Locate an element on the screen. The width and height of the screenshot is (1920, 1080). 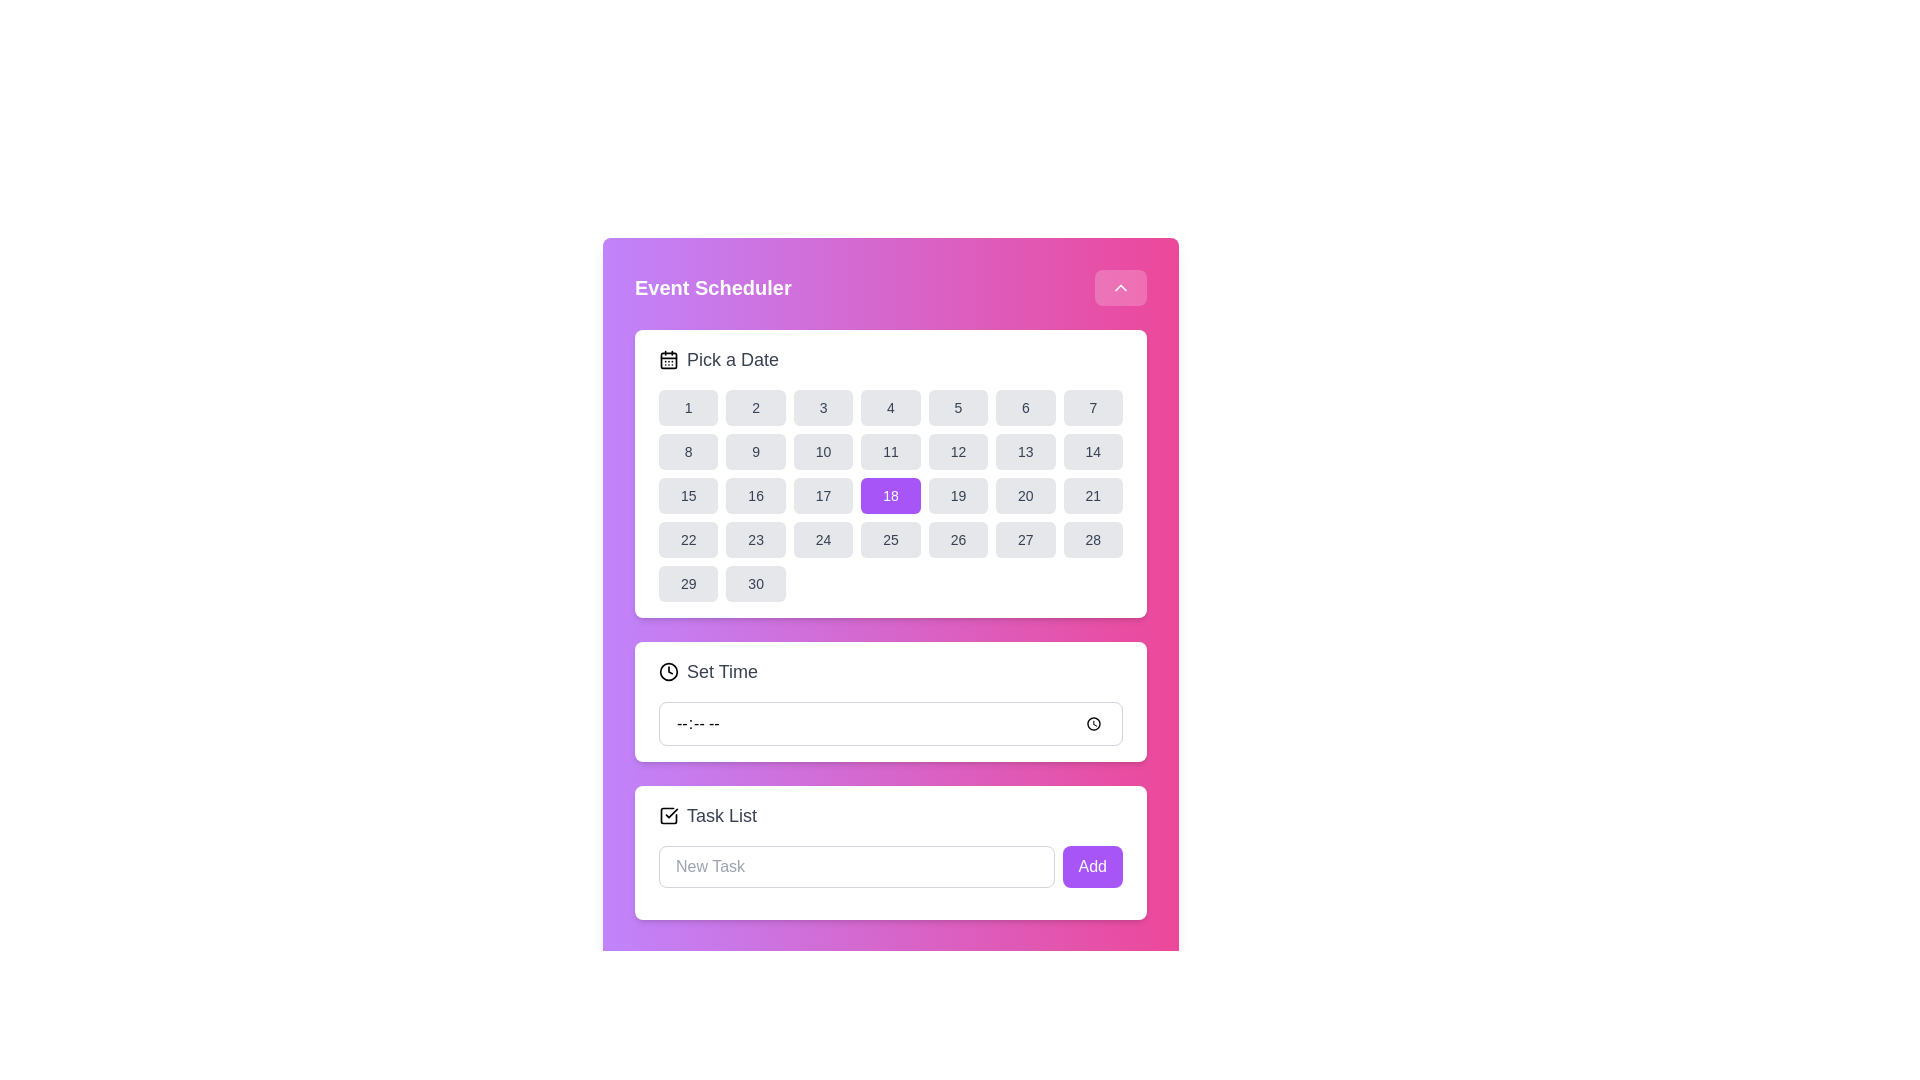
the interactive button for selecting the day number '3' in the date picker of the 'Event Scheduler' calendar interface is located at coordinates (823, 407).